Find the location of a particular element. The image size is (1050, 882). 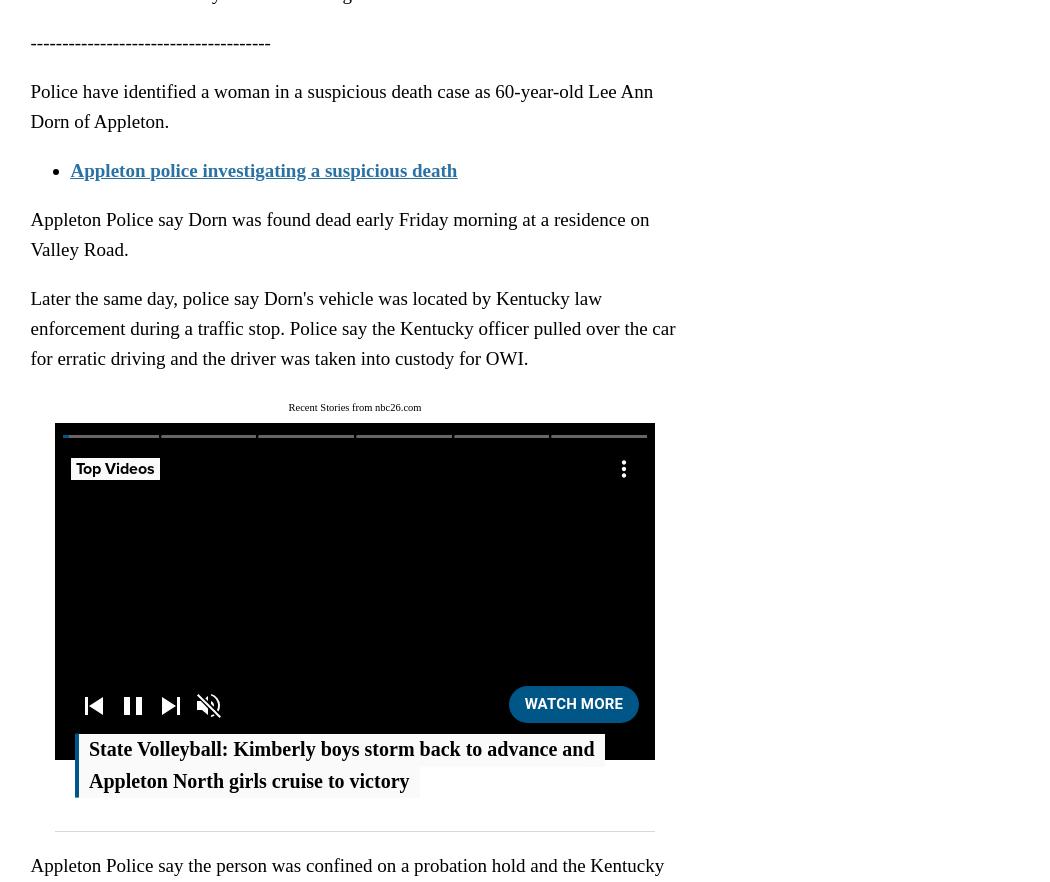

'About Connatix' is located at coordinates (195, 482).